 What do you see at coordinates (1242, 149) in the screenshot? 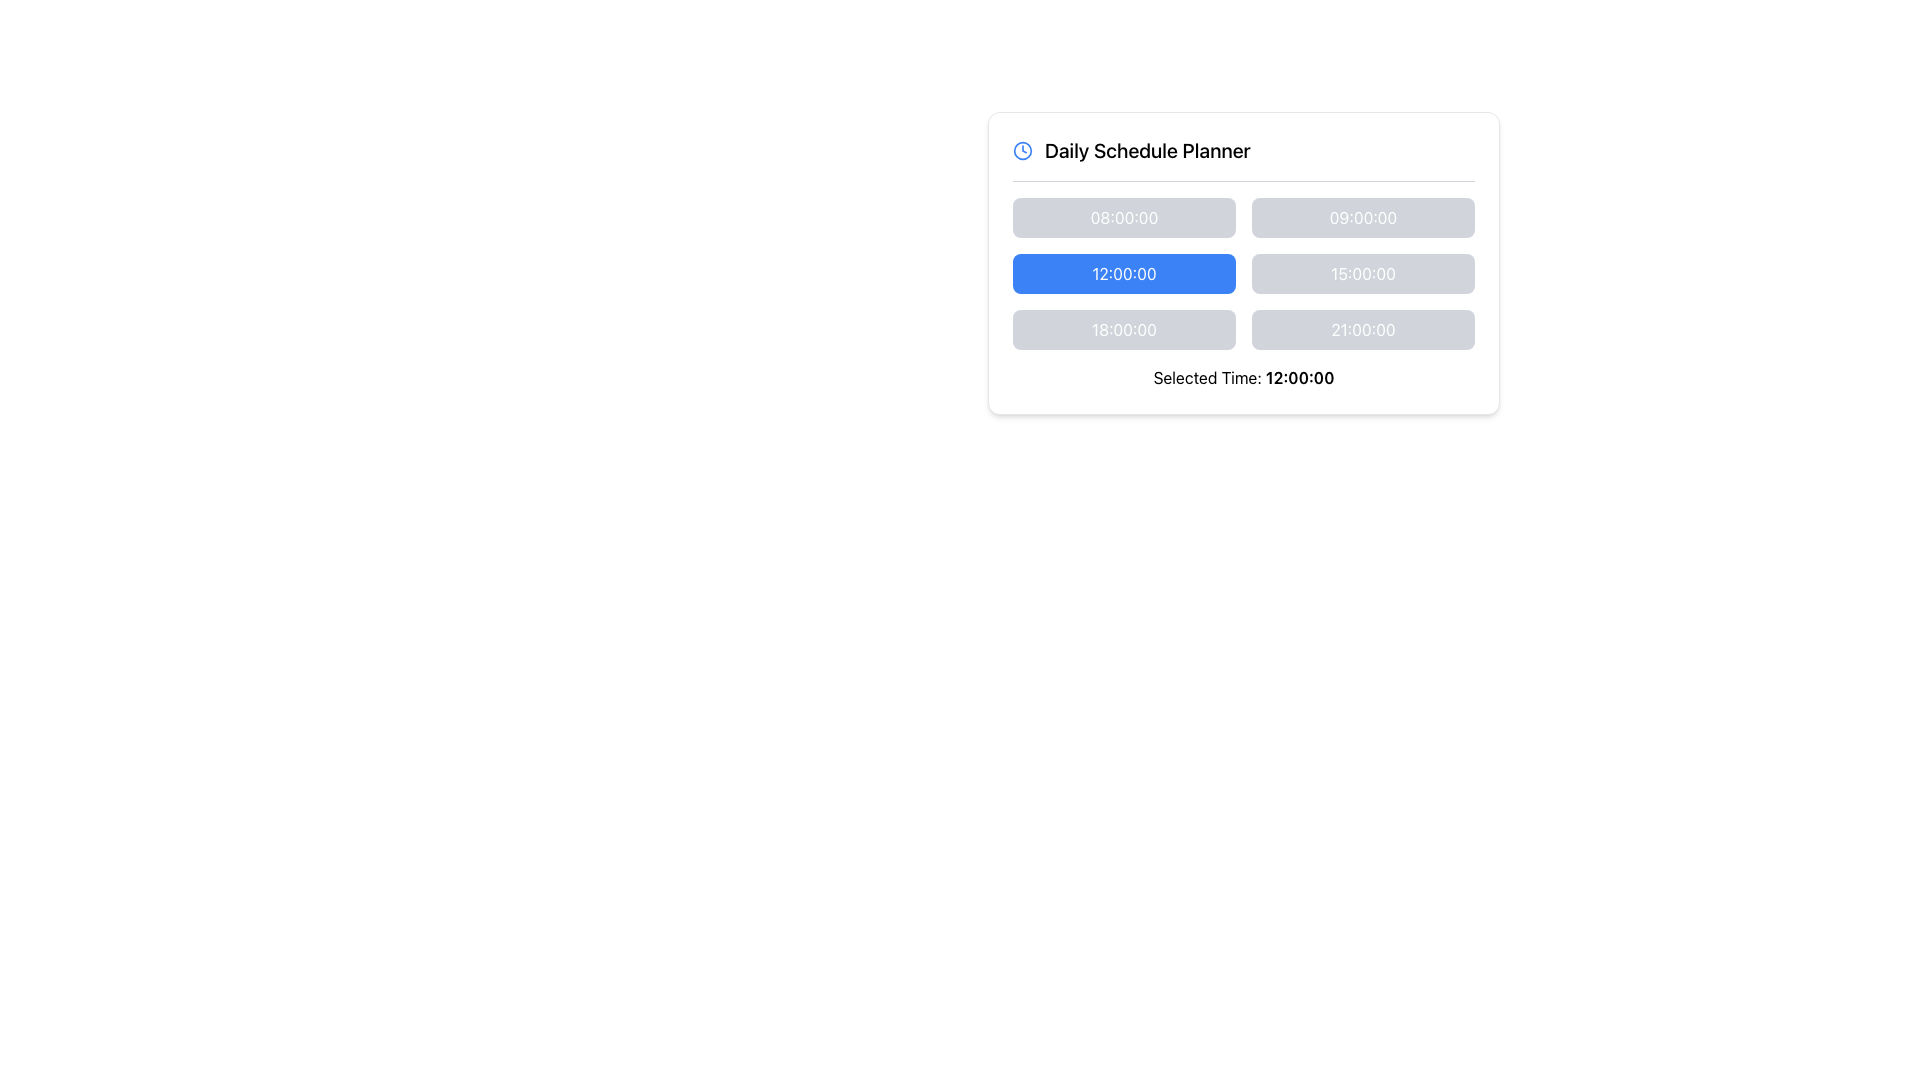
I see `the 'Daily Schedule Planner' text label with a clock icon, which is located at the top of a card-like section with a white background and gray border` at bounding box center [1242, 149].